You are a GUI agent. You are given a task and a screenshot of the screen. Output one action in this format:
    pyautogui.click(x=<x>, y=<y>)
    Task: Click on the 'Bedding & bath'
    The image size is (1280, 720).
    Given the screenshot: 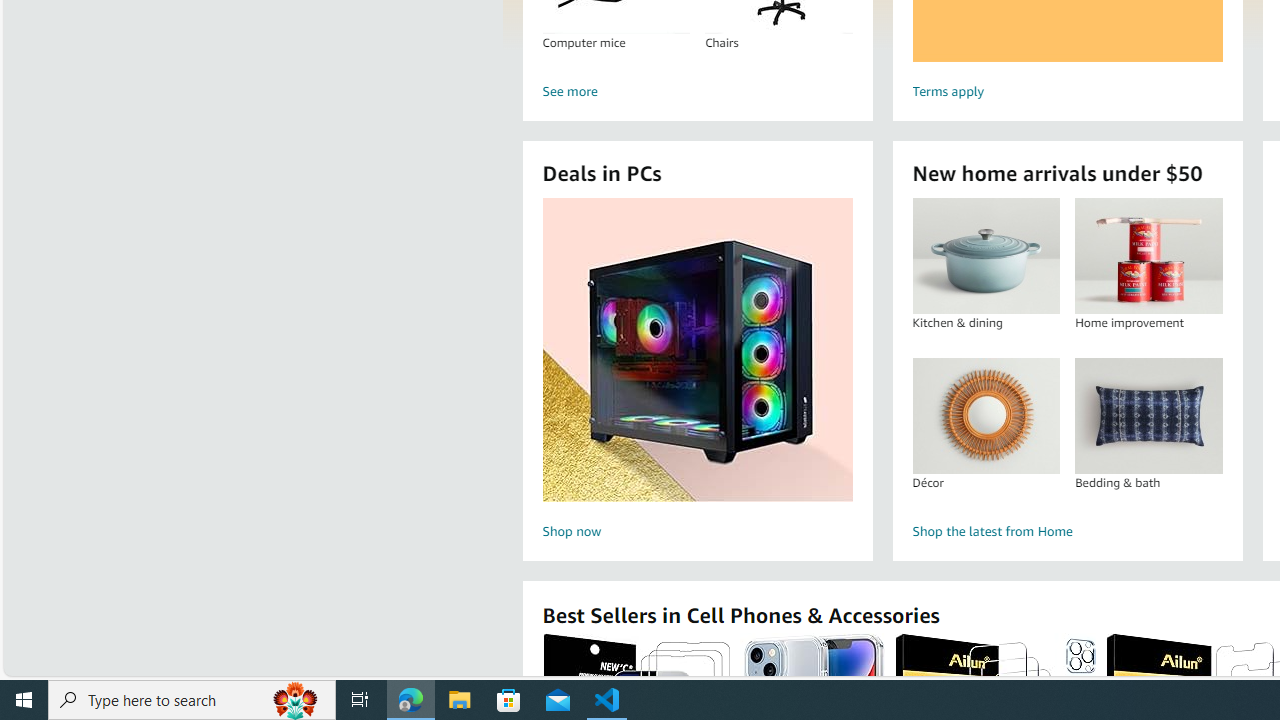 What is the action you would take?
    pyautogui.click(x=1148, y=414)
    